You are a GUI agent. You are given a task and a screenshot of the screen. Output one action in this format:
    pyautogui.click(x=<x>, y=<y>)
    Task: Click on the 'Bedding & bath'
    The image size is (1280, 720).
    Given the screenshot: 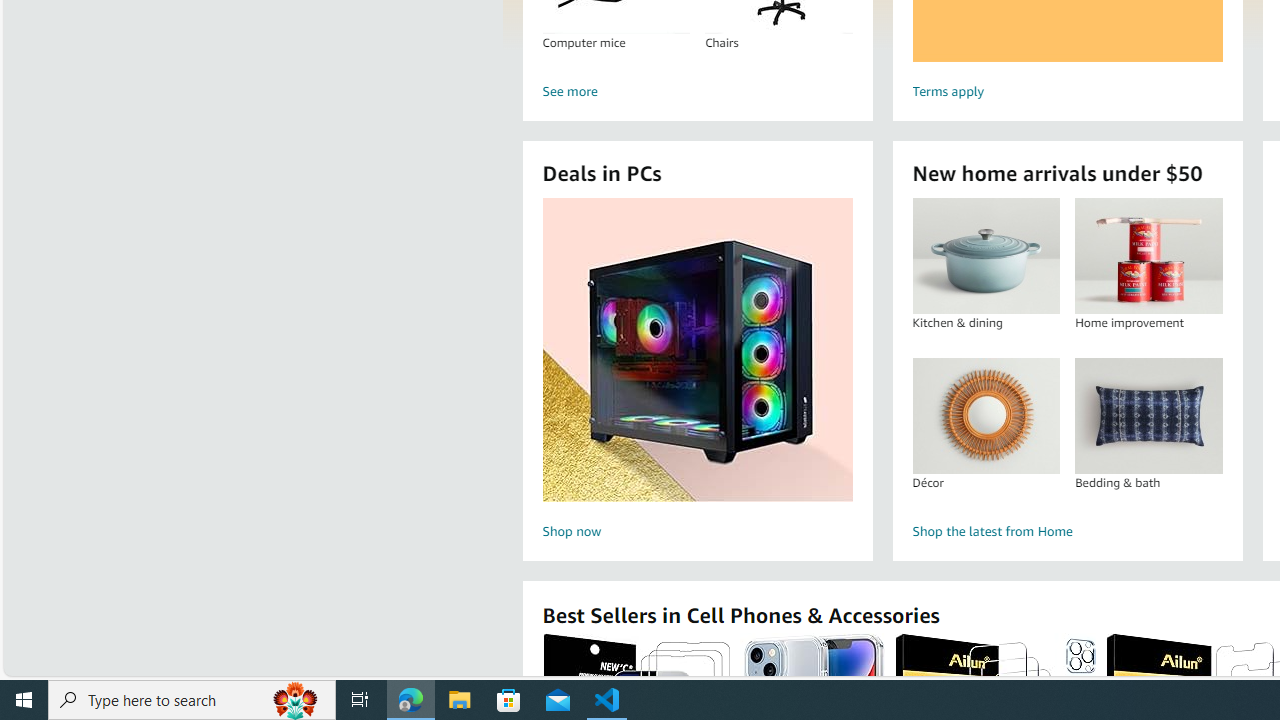 What is the action you would take?
    pyautogui.click(x=1148, y=414)
    